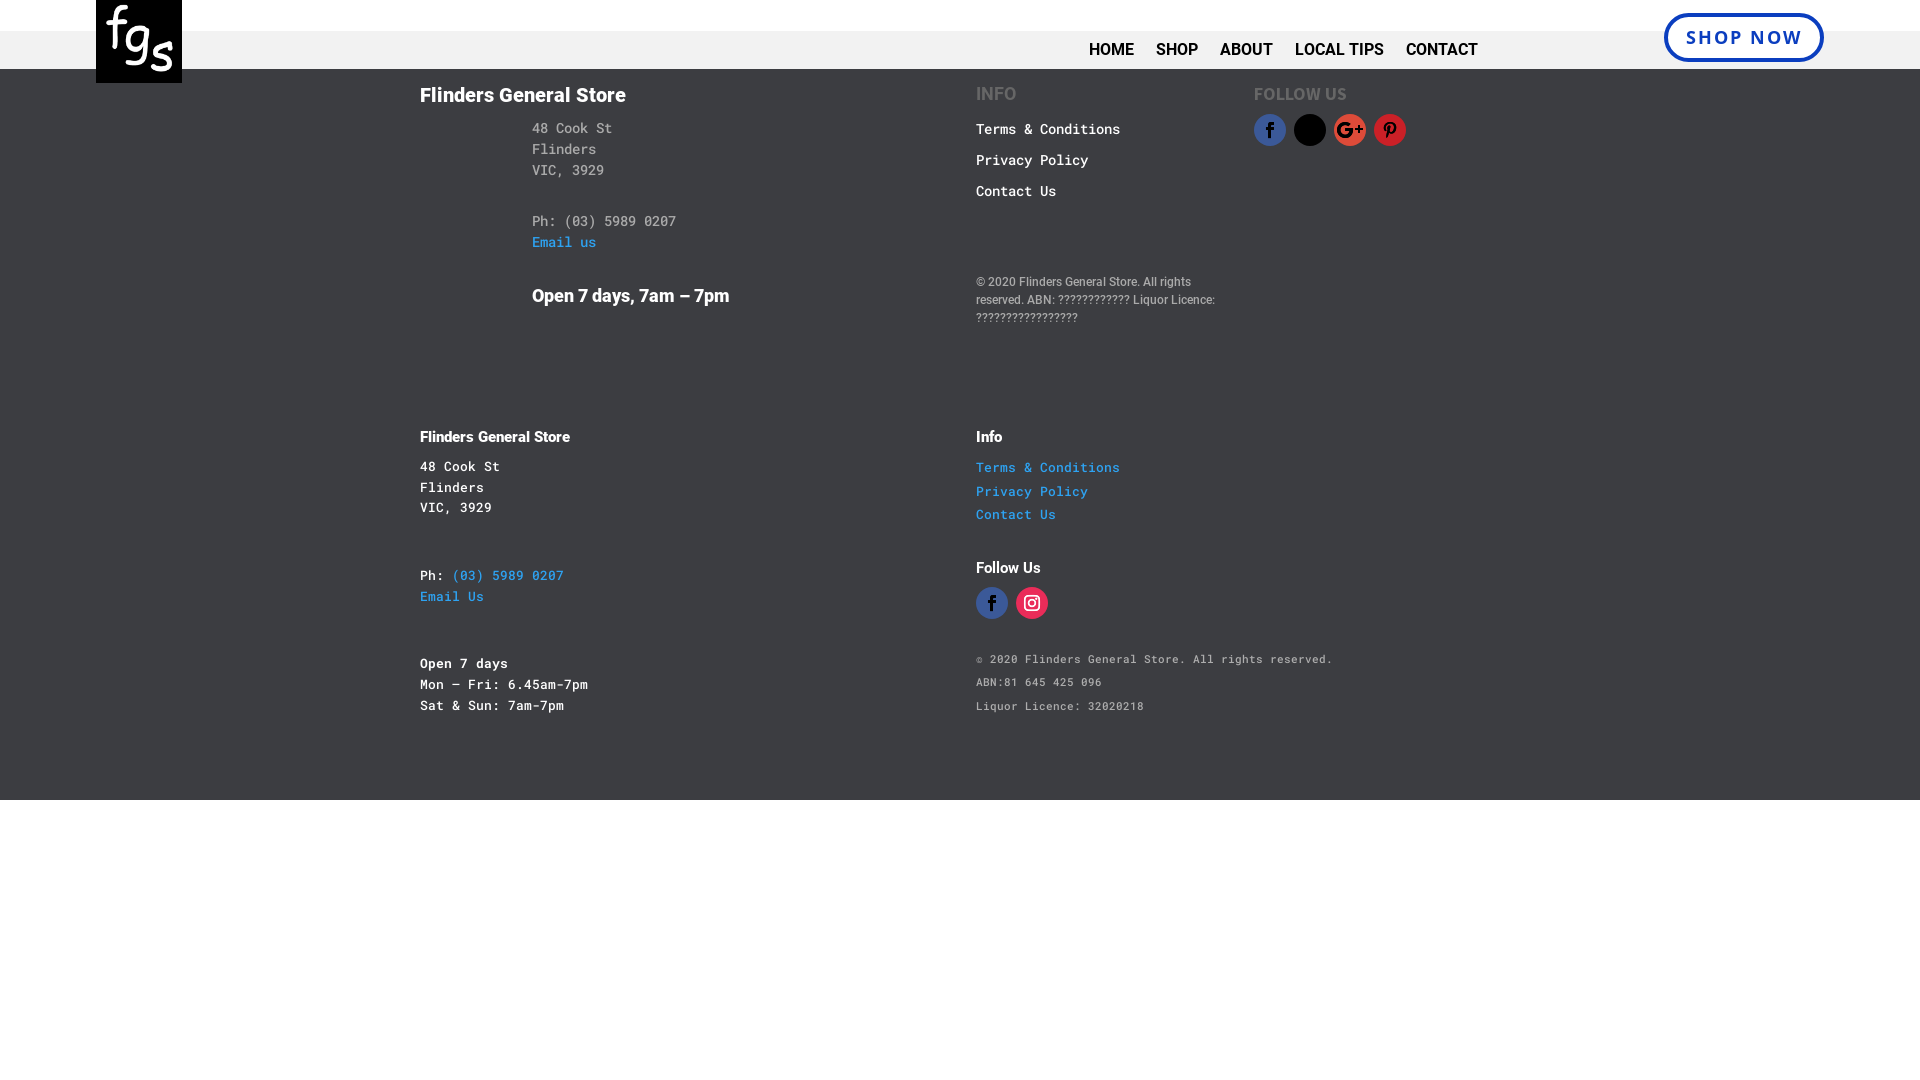 The width and height of the screenshot is (1920, 1080). Describe the element at coordinates (450, 574) in the screenshot. I see `'(03) 5989 0207'` at that location.